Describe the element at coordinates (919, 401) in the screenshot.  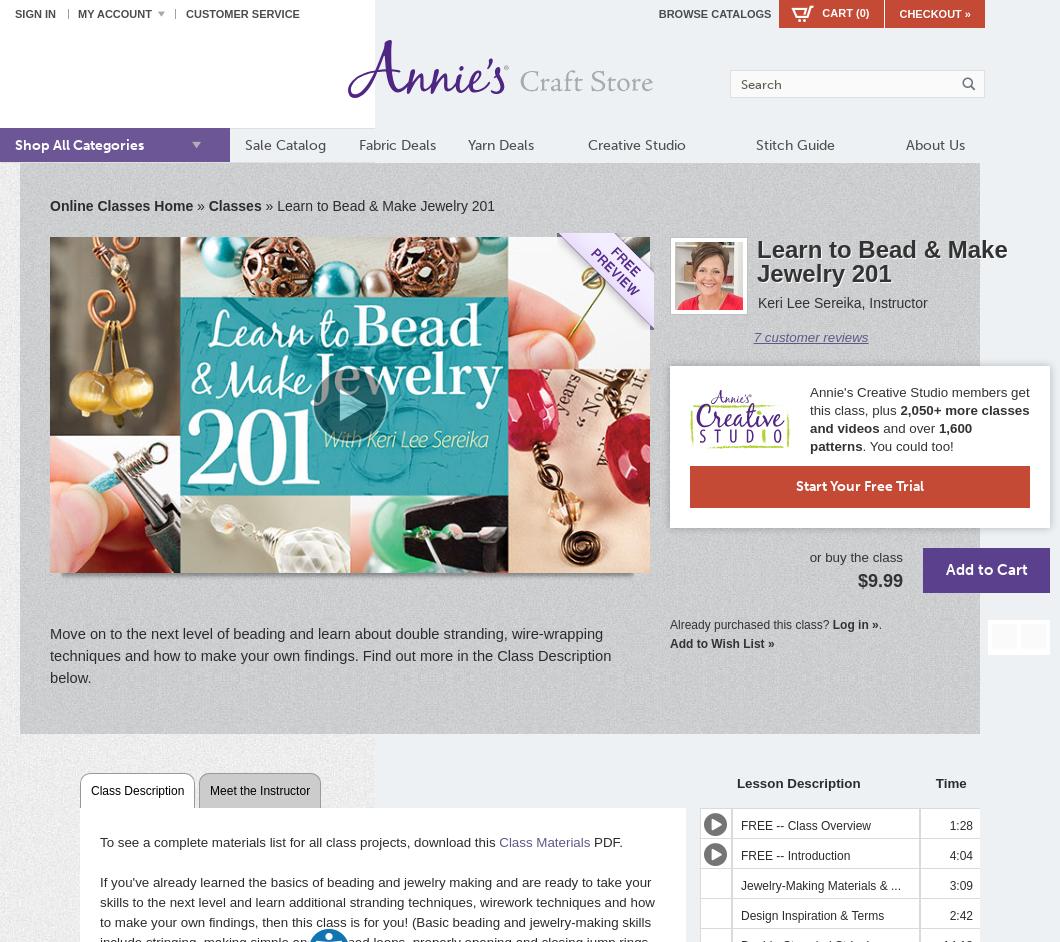
I see `'Annie's Creative Studio members get this class, plus'` at that location.